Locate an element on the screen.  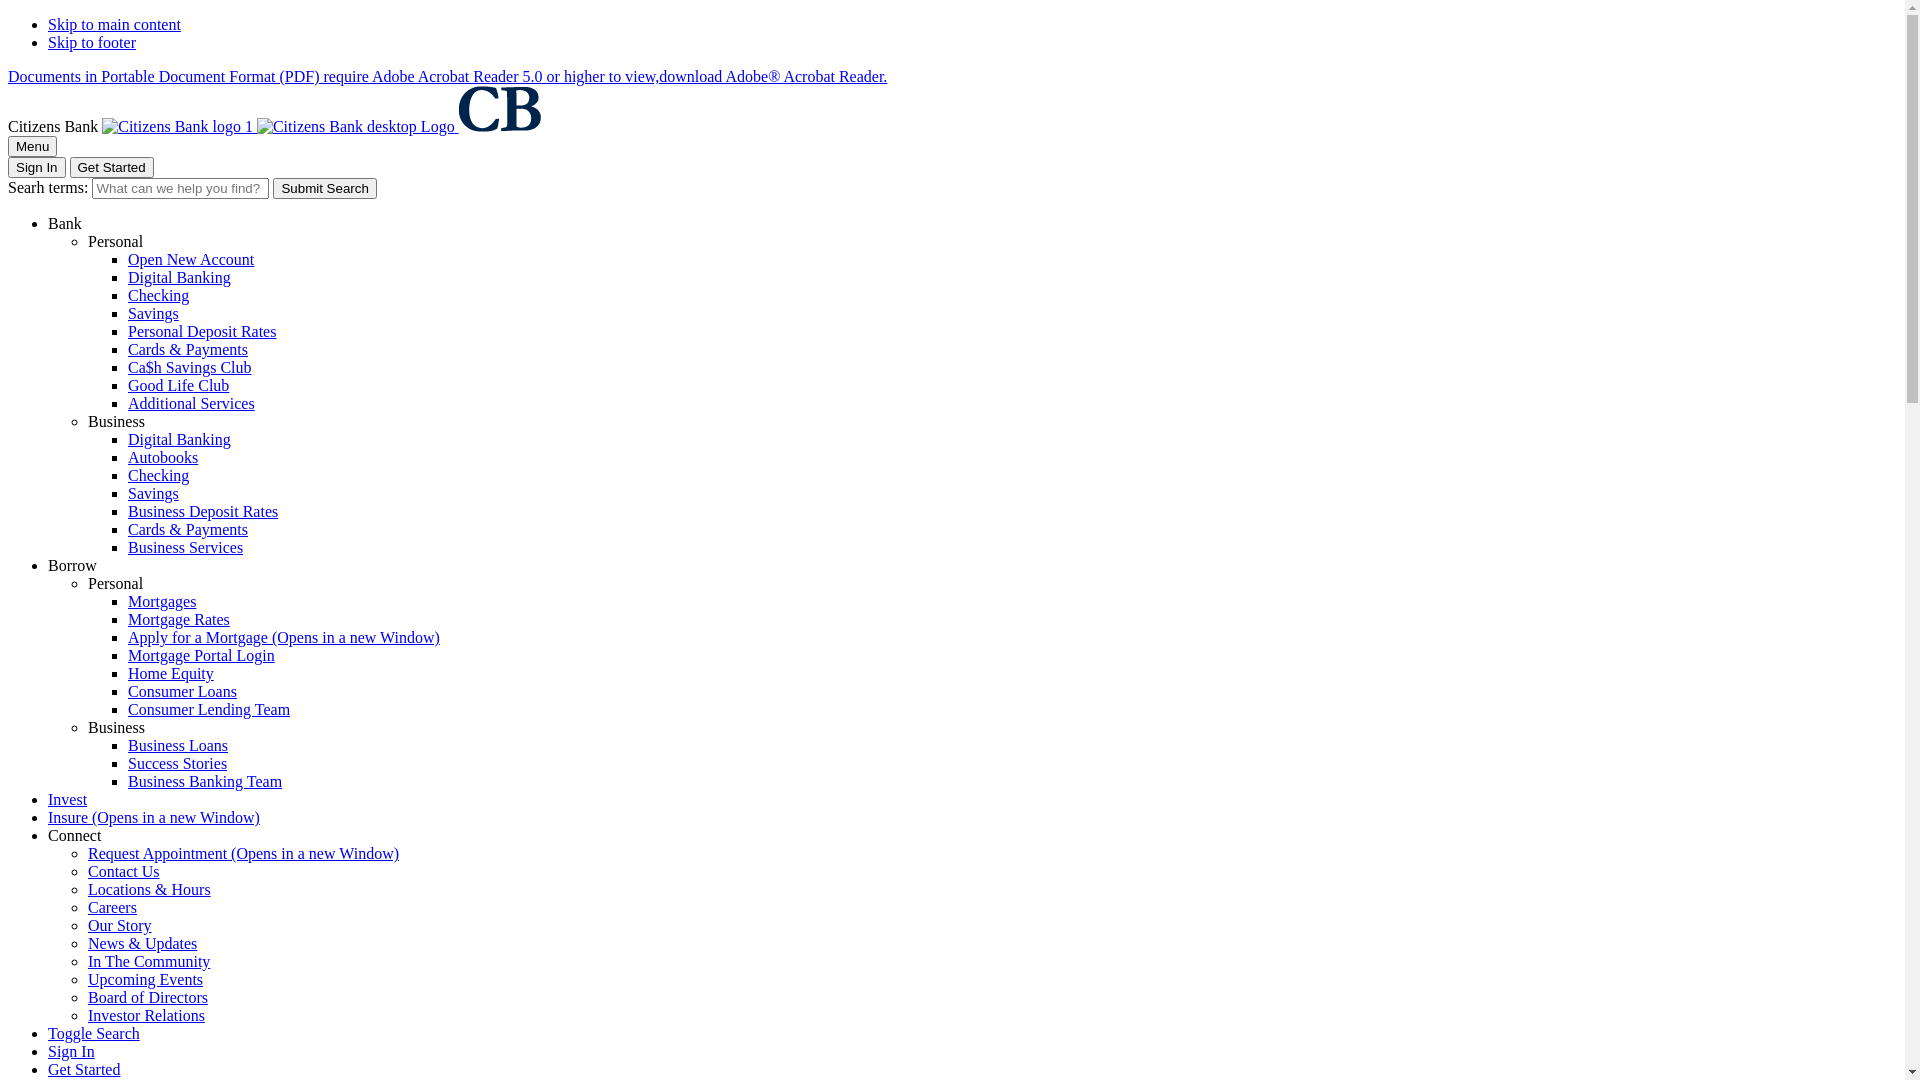
'Skip to footer' is located at coordinates (90, 42).